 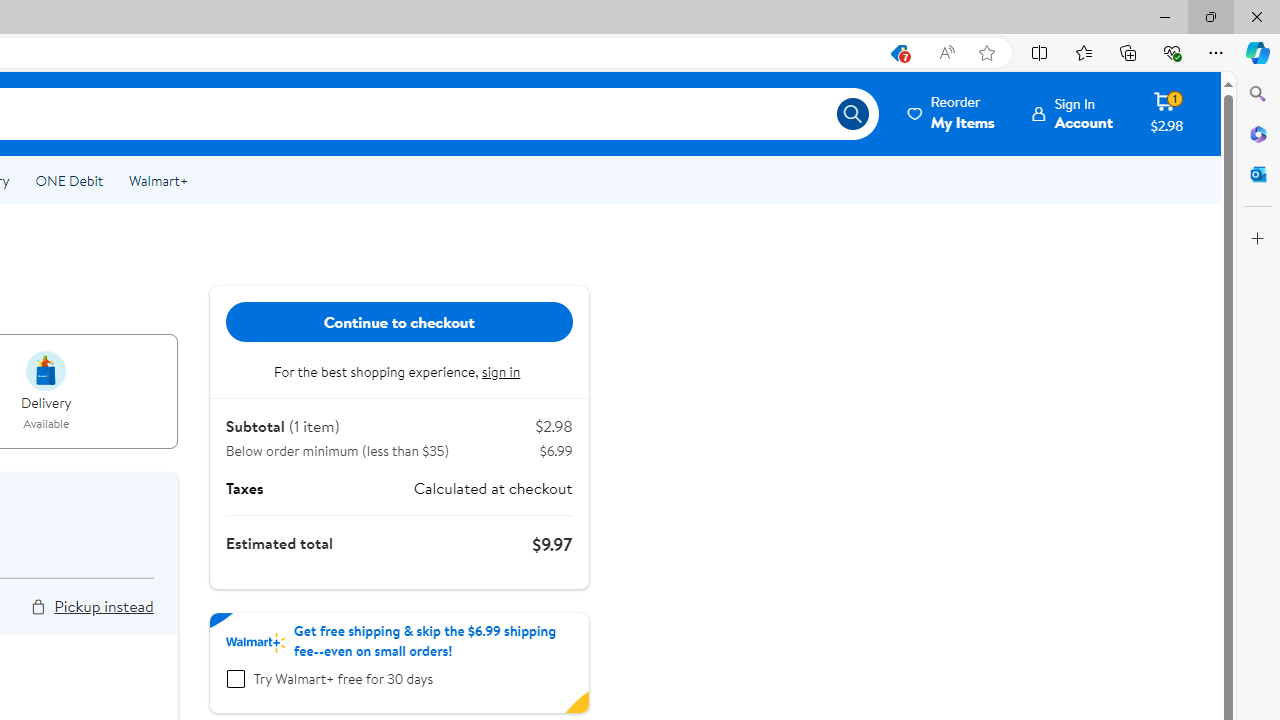 What do you see at coordinates (951, 113) in the screenshot?
I see `'ReorderMy Items'` at bounding box center [951, 113].